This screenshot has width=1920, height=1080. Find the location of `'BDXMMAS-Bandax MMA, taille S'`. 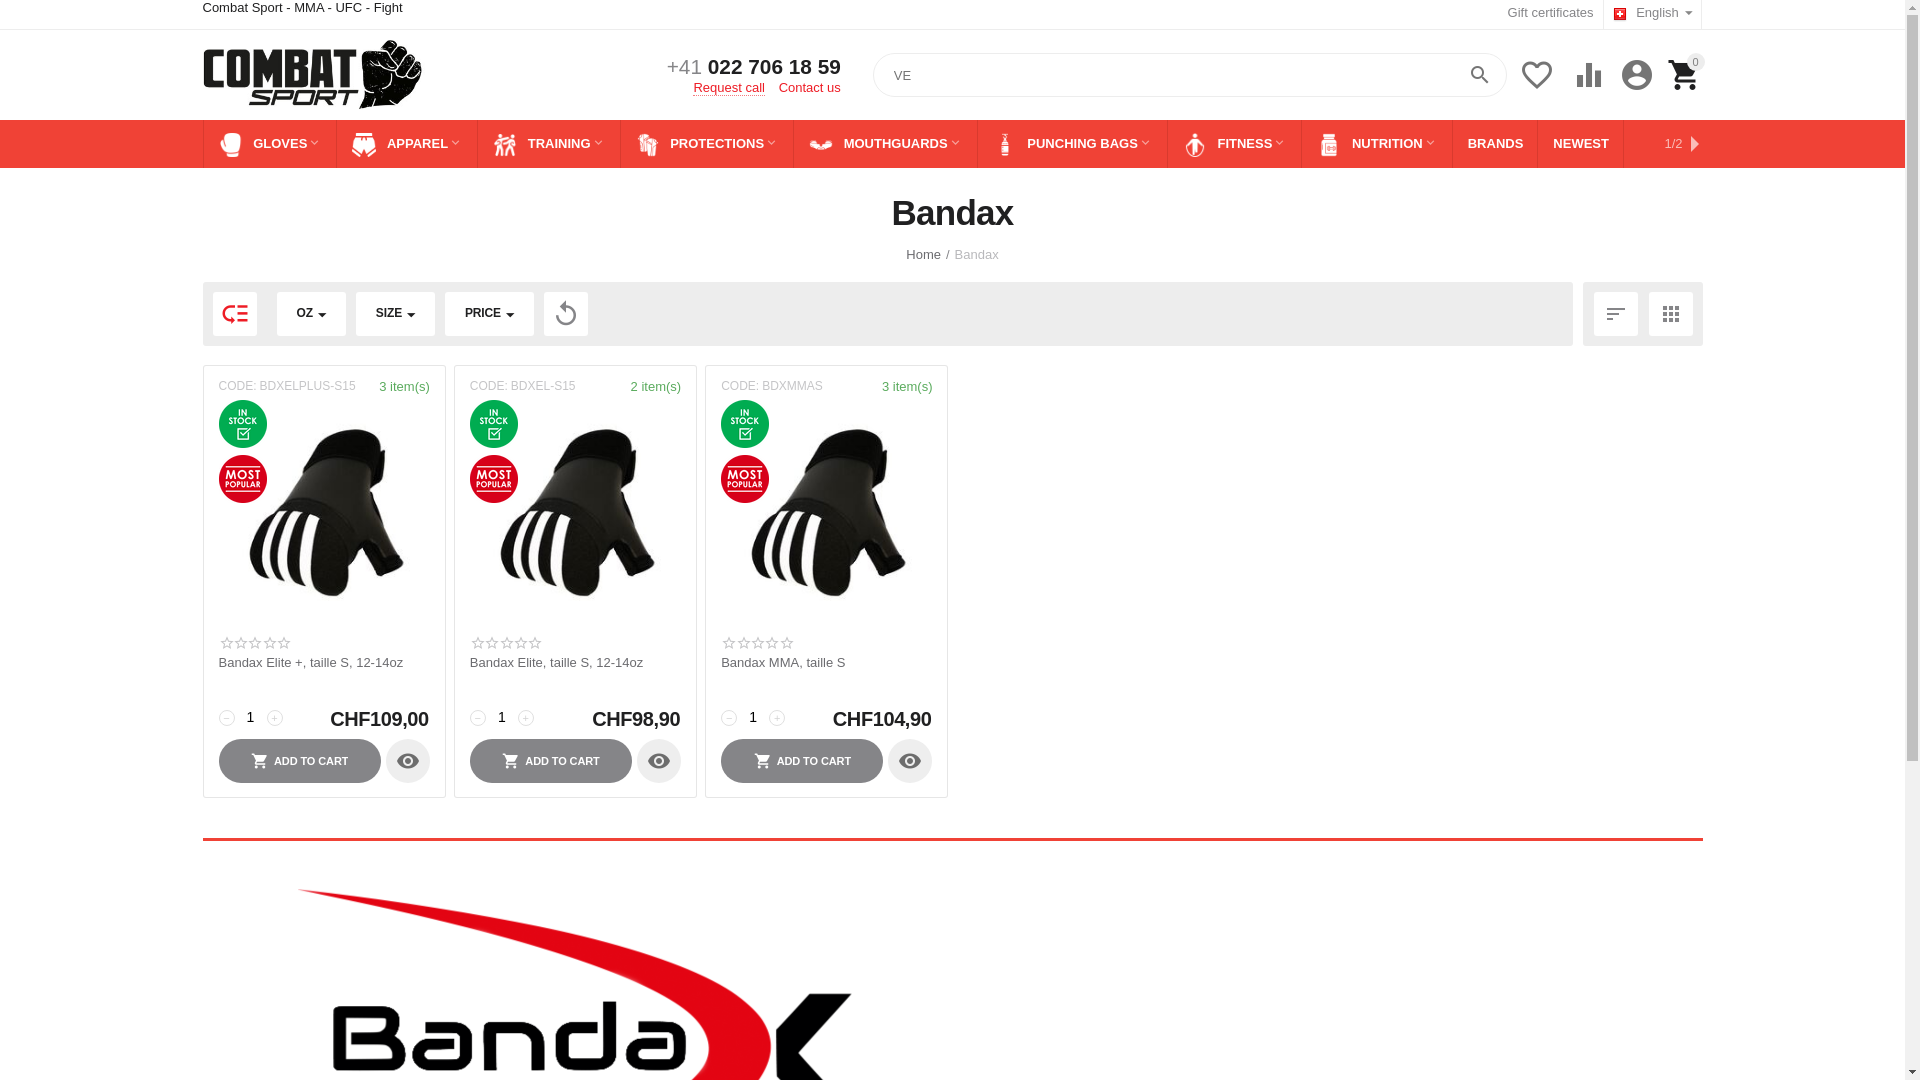

'BDXMMAS-Bandax MMA, taille S' is located at coordinates (826, 513).